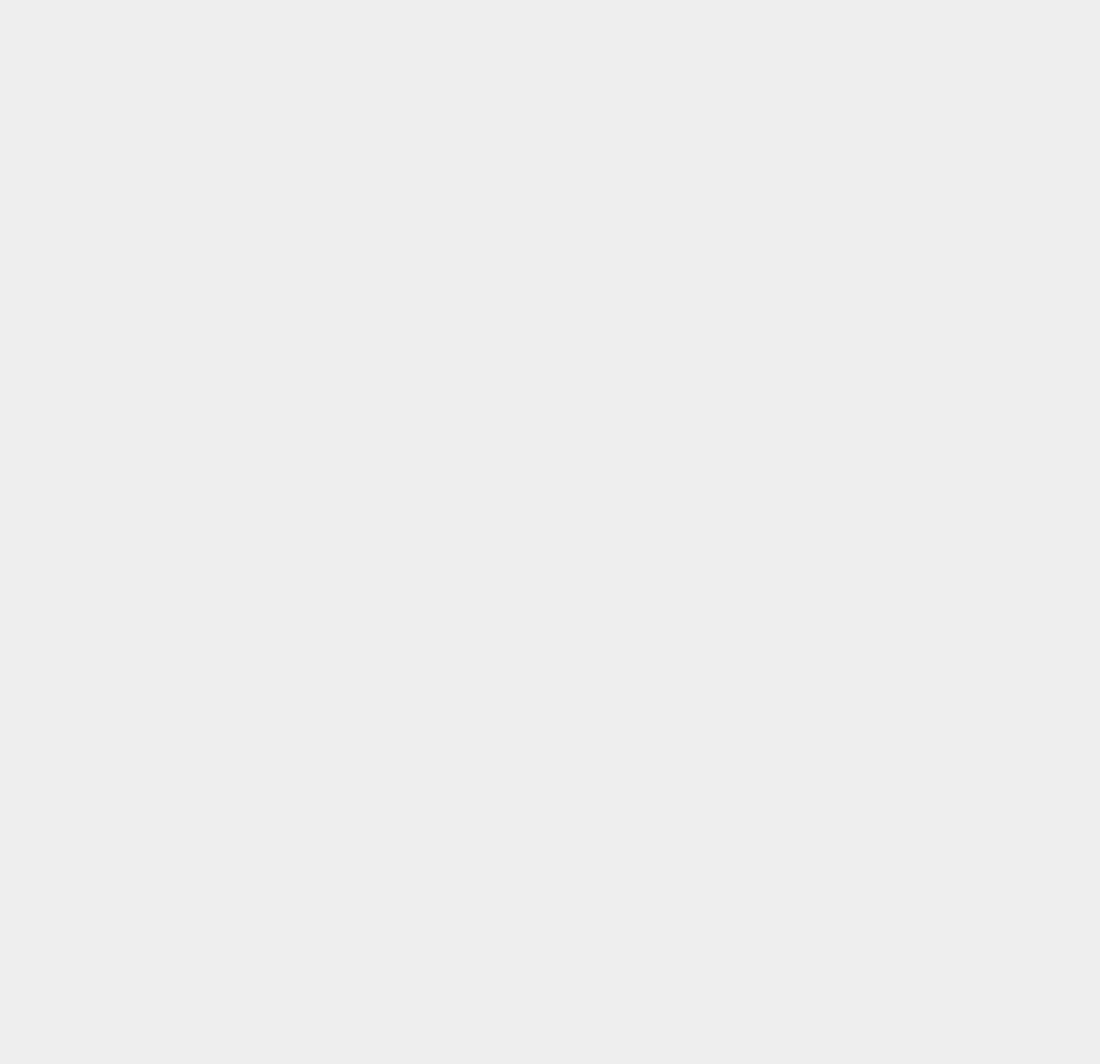  What do you see at coordinates (812, 611) in the screenshot?
I see `'Windows 9'` at bounding box center [812, 611].